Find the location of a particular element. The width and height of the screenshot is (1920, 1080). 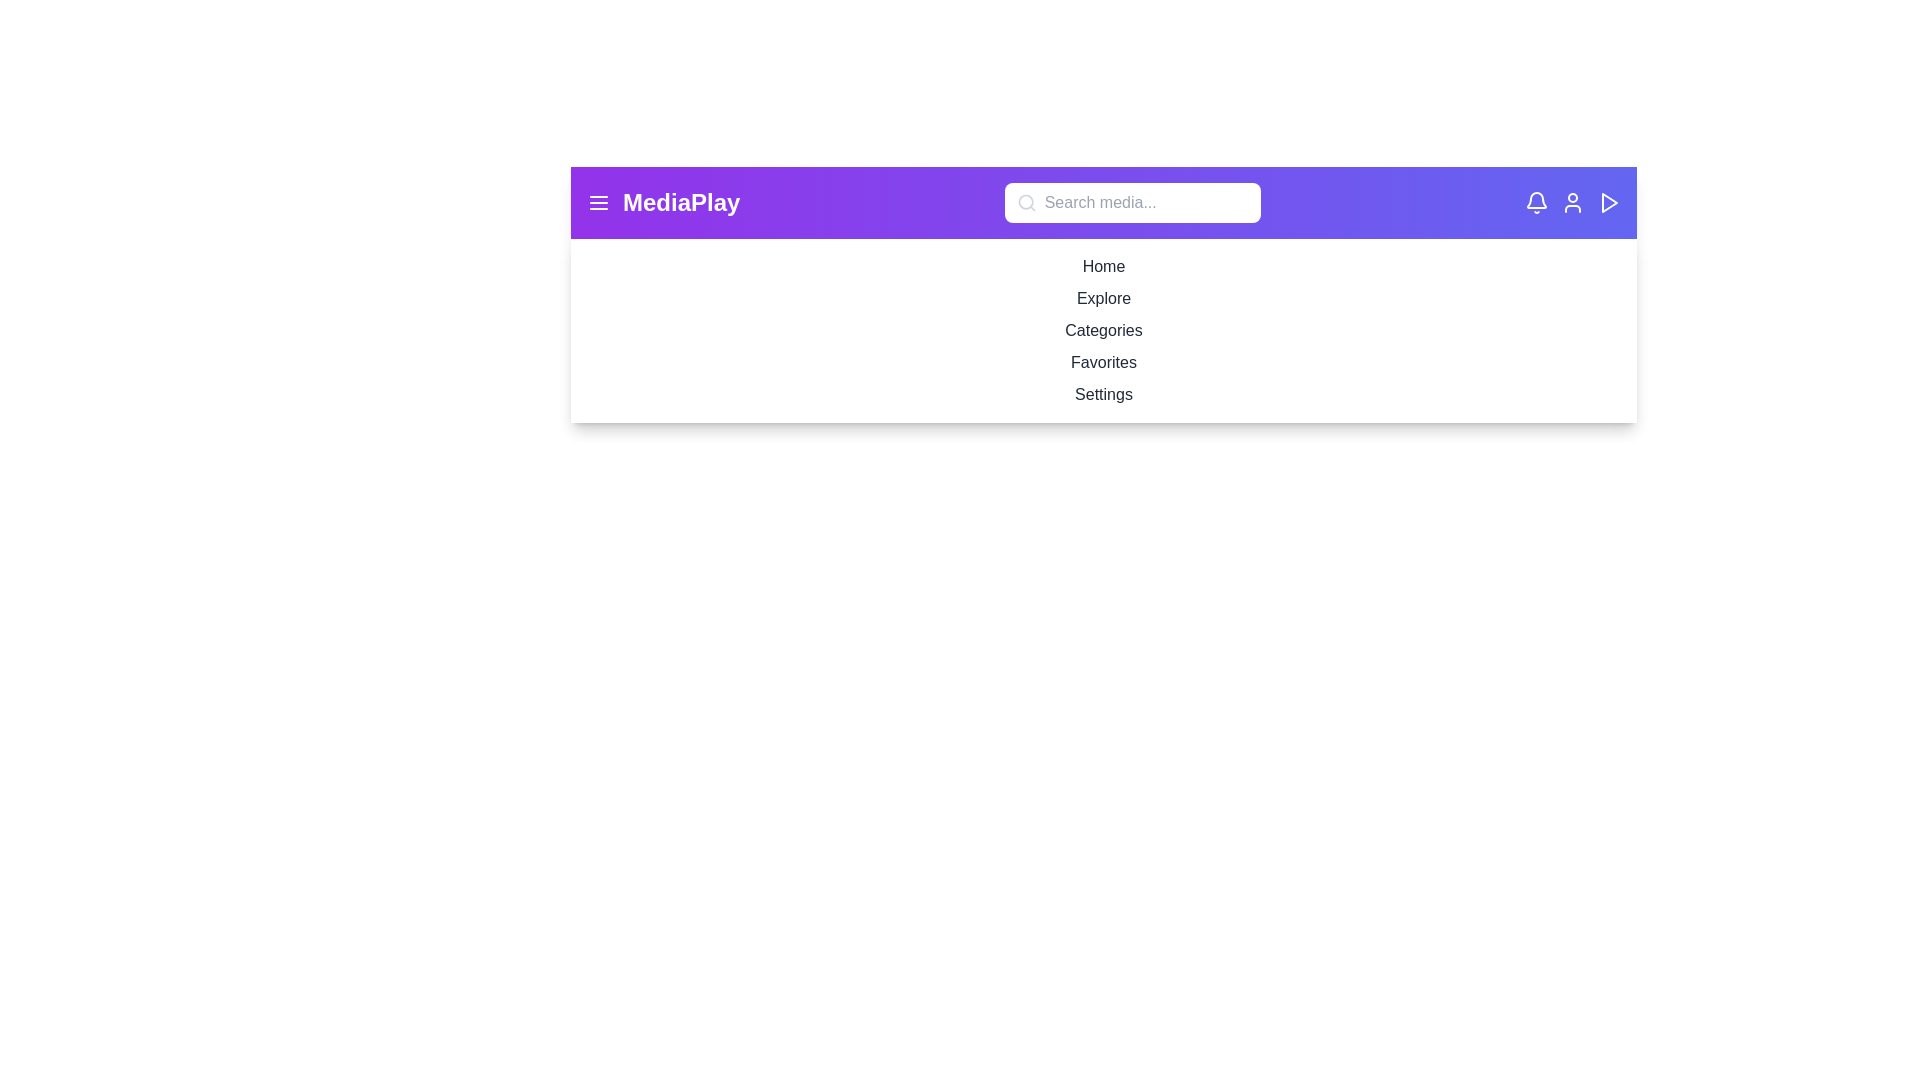

the account settings icon located at the top-right corner of the interface, which is the second icon in a horizontal group of three, flanked by a bell icon on the left and a play icon on the right is located at coordinates (1572, 203).